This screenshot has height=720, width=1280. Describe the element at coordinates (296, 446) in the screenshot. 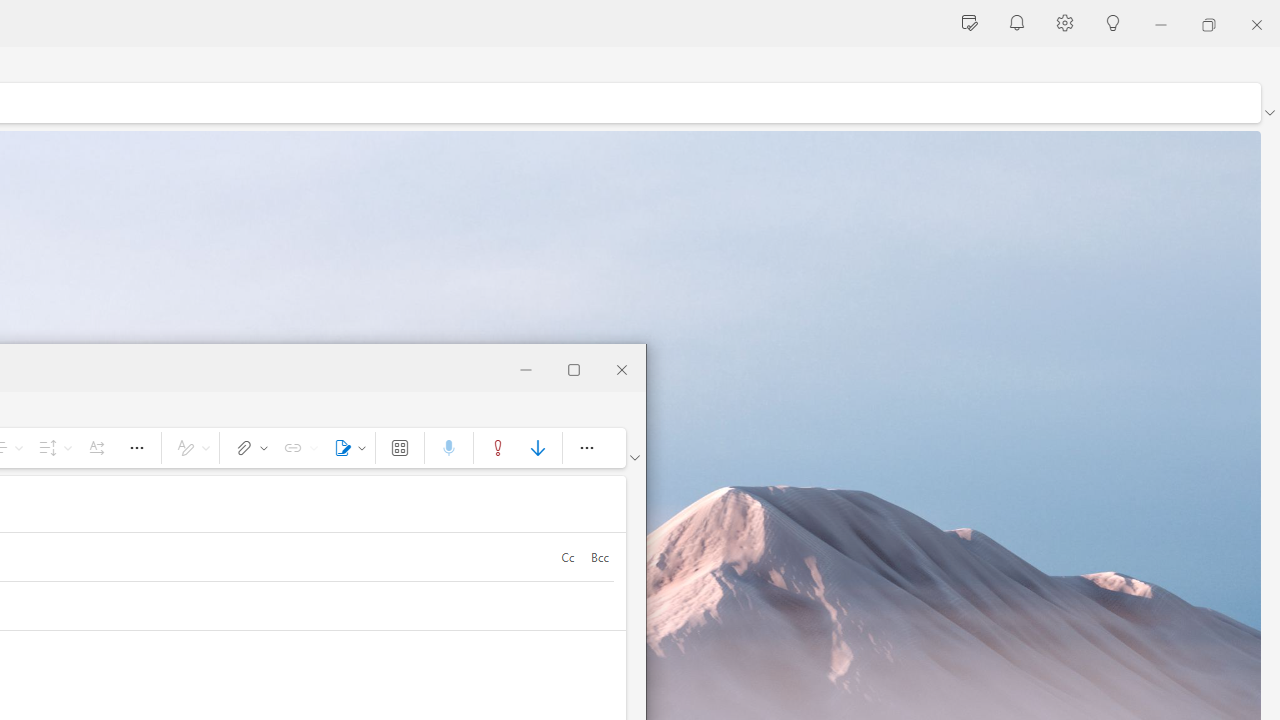

I see `'Link'` at that location.